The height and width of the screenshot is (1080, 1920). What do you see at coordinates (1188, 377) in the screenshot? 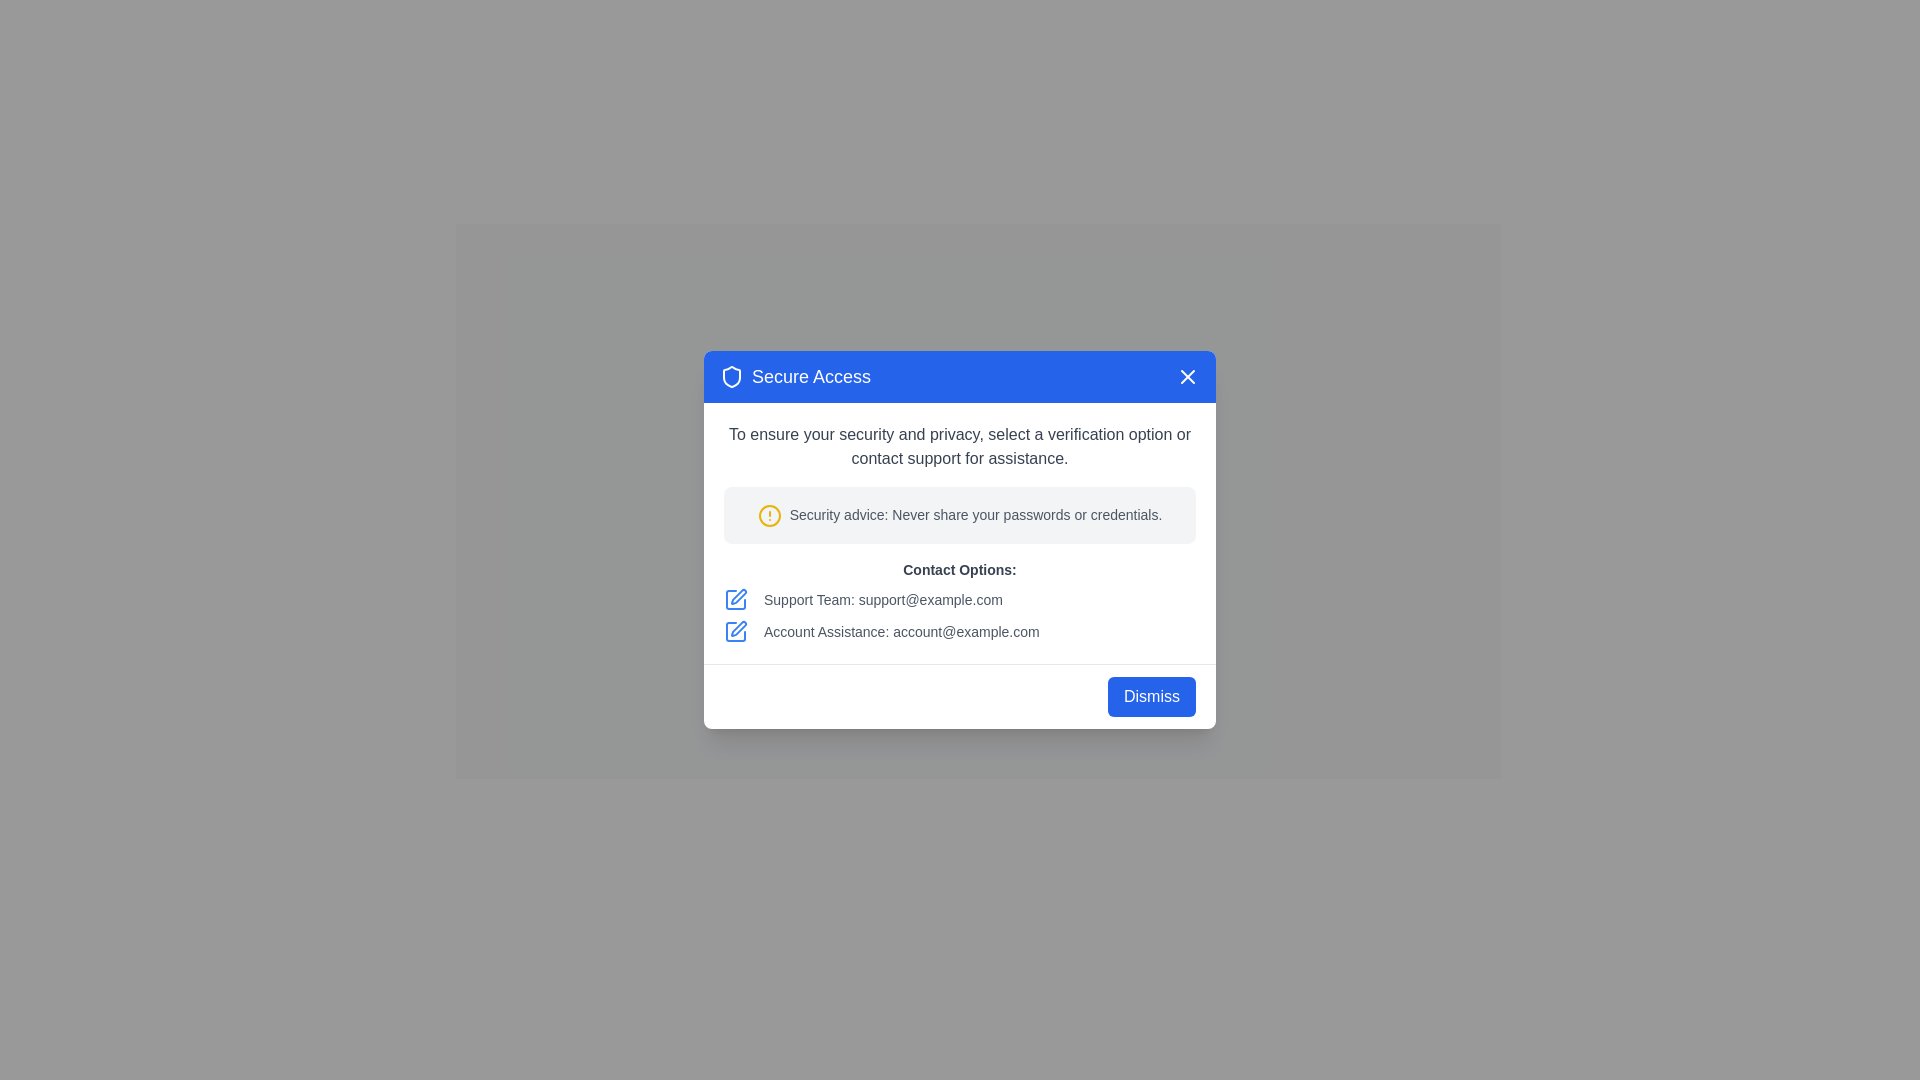
I see `the close button represented as an SVG graphic located in the top-right section of the blue dialog box titled 'Secure Access'` at bounding box center [1188, 377].